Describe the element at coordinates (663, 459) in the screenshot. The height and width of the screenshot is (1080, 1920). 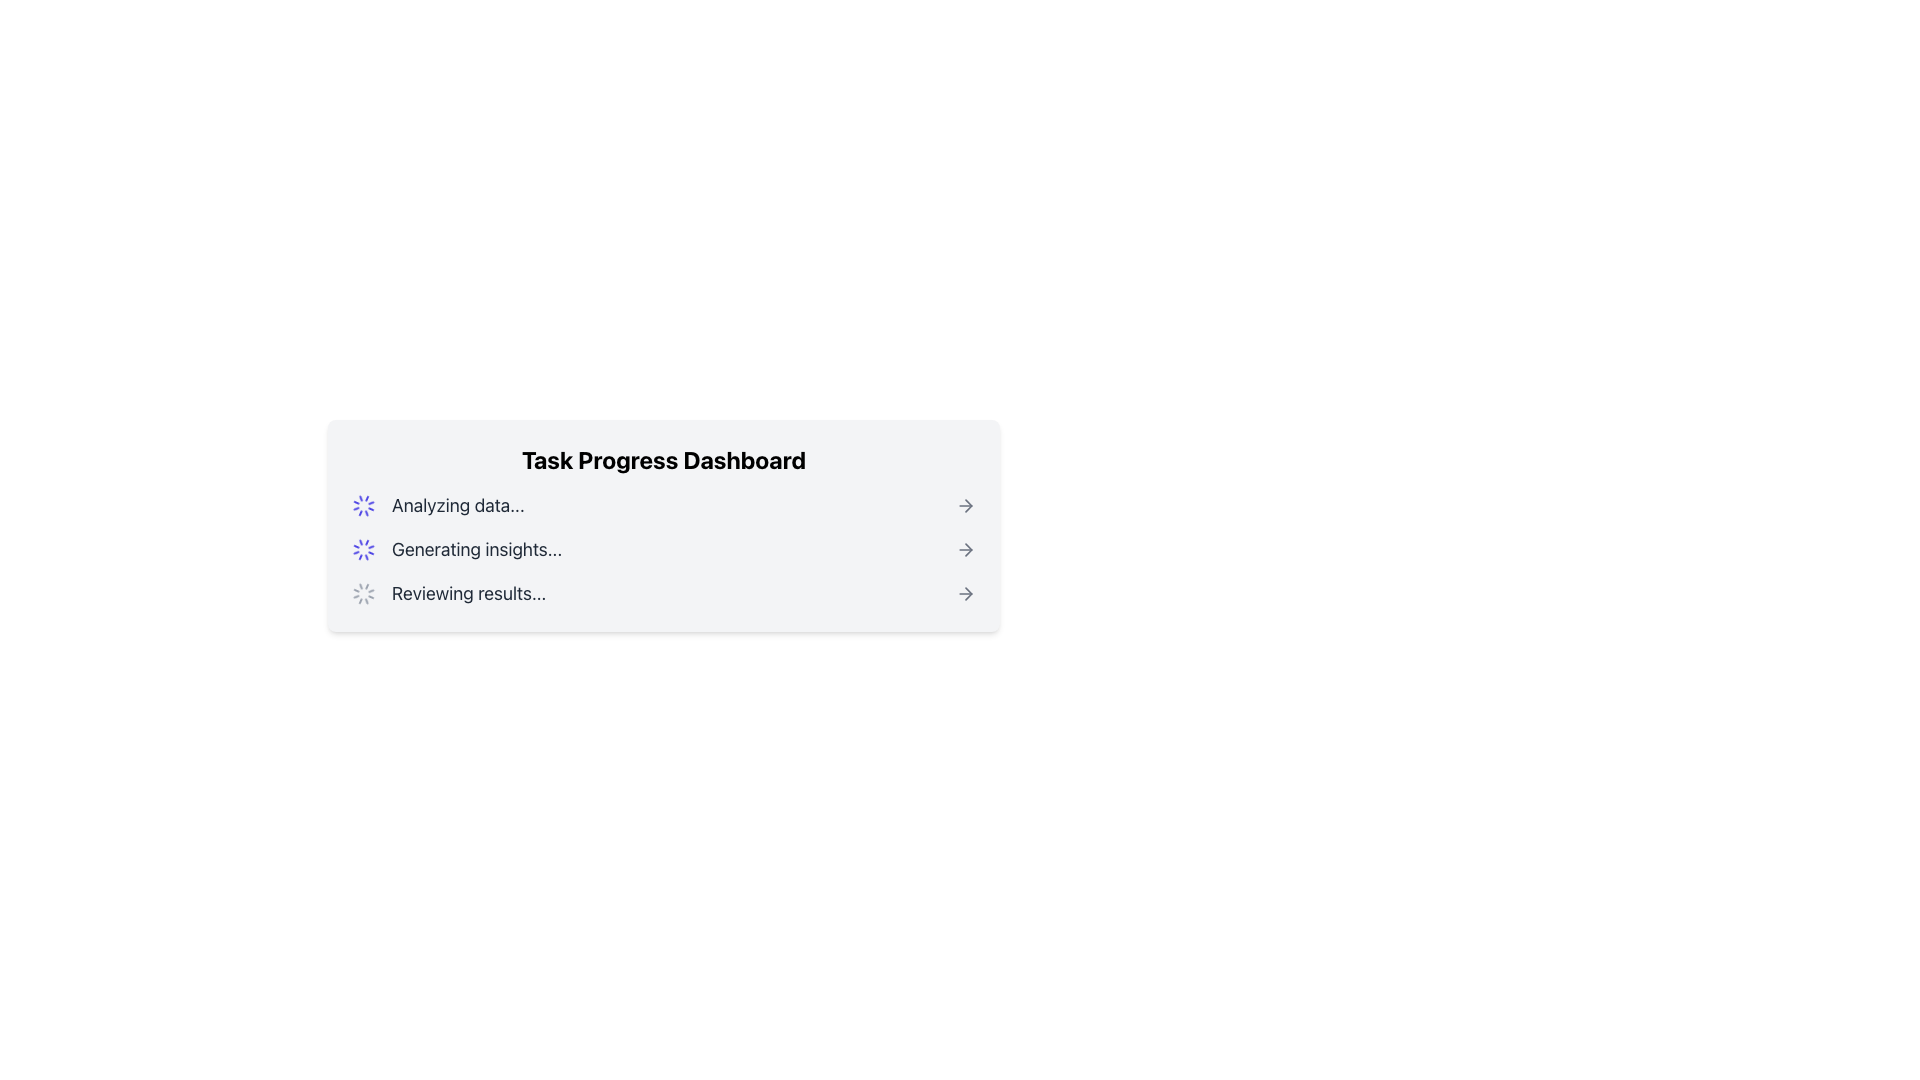
I see `text content of the top-centered Text Header that summarizes the dashboard's purpose and content` at that location.